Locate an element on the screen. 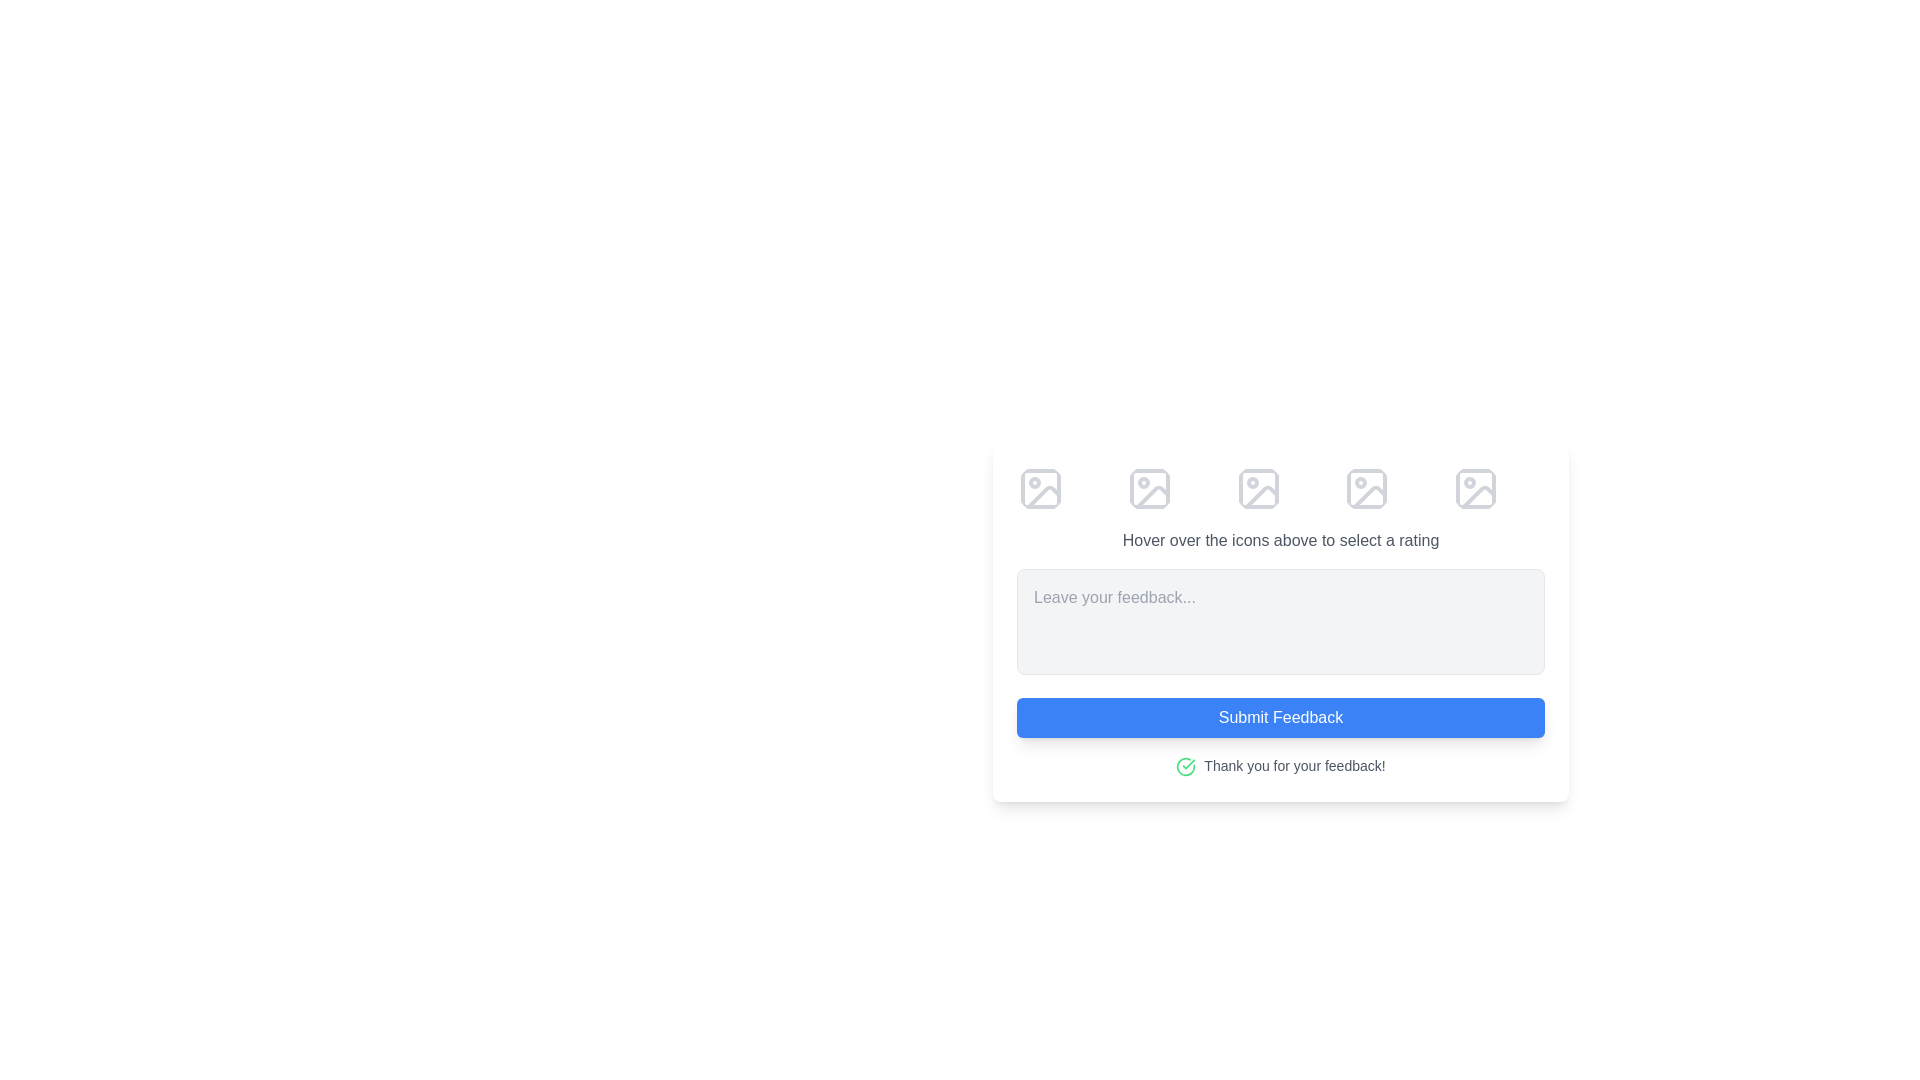 This screenshot has height=1080, width=1920. the Decorative UI component, a small rectangle with rounded corners located at the top-right of the third icon in a horizontal set of five icons is located at coordinates (1257, 489).